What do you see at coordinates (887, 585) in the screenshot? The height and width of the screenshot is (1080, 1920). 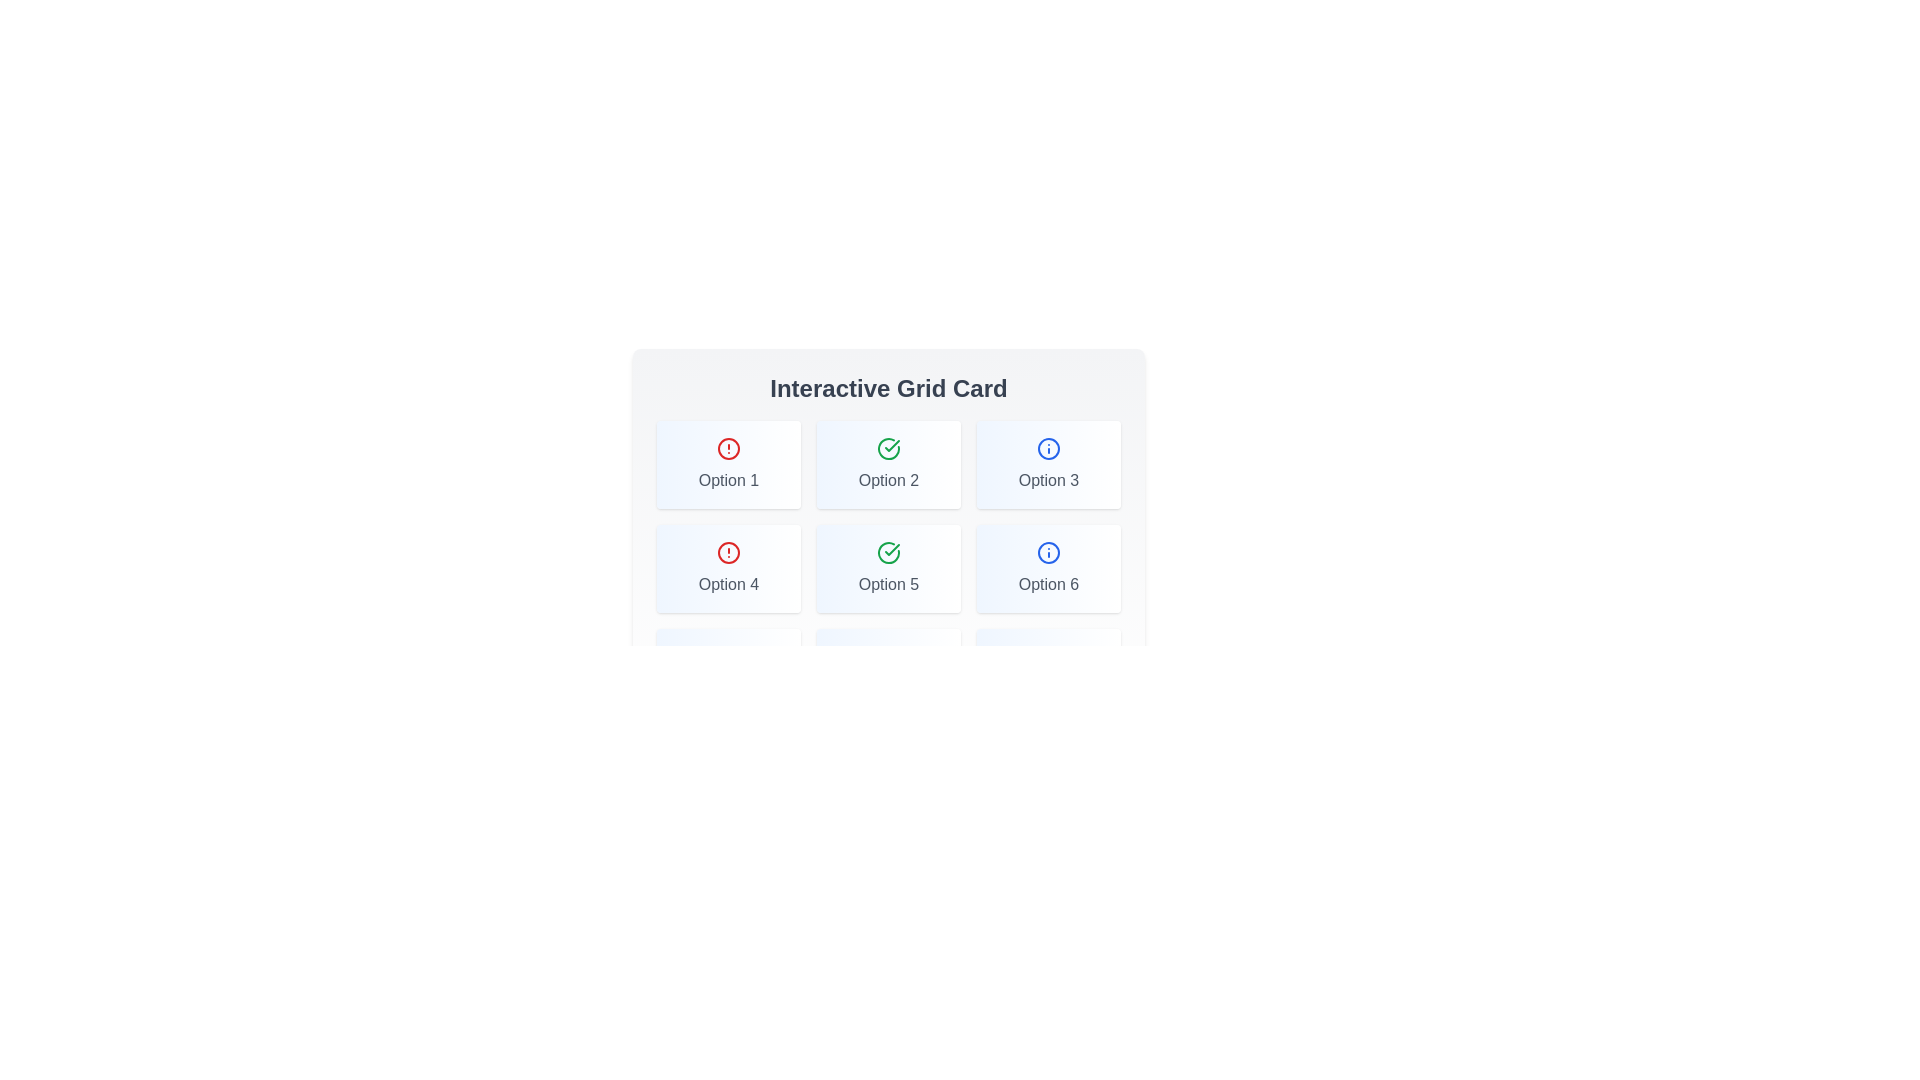 I see `the text label that says 'Option 5' in the interactive grid, which is styled with a gray color and located in the second row and second column of the layout` at bounding box center [887, 585].